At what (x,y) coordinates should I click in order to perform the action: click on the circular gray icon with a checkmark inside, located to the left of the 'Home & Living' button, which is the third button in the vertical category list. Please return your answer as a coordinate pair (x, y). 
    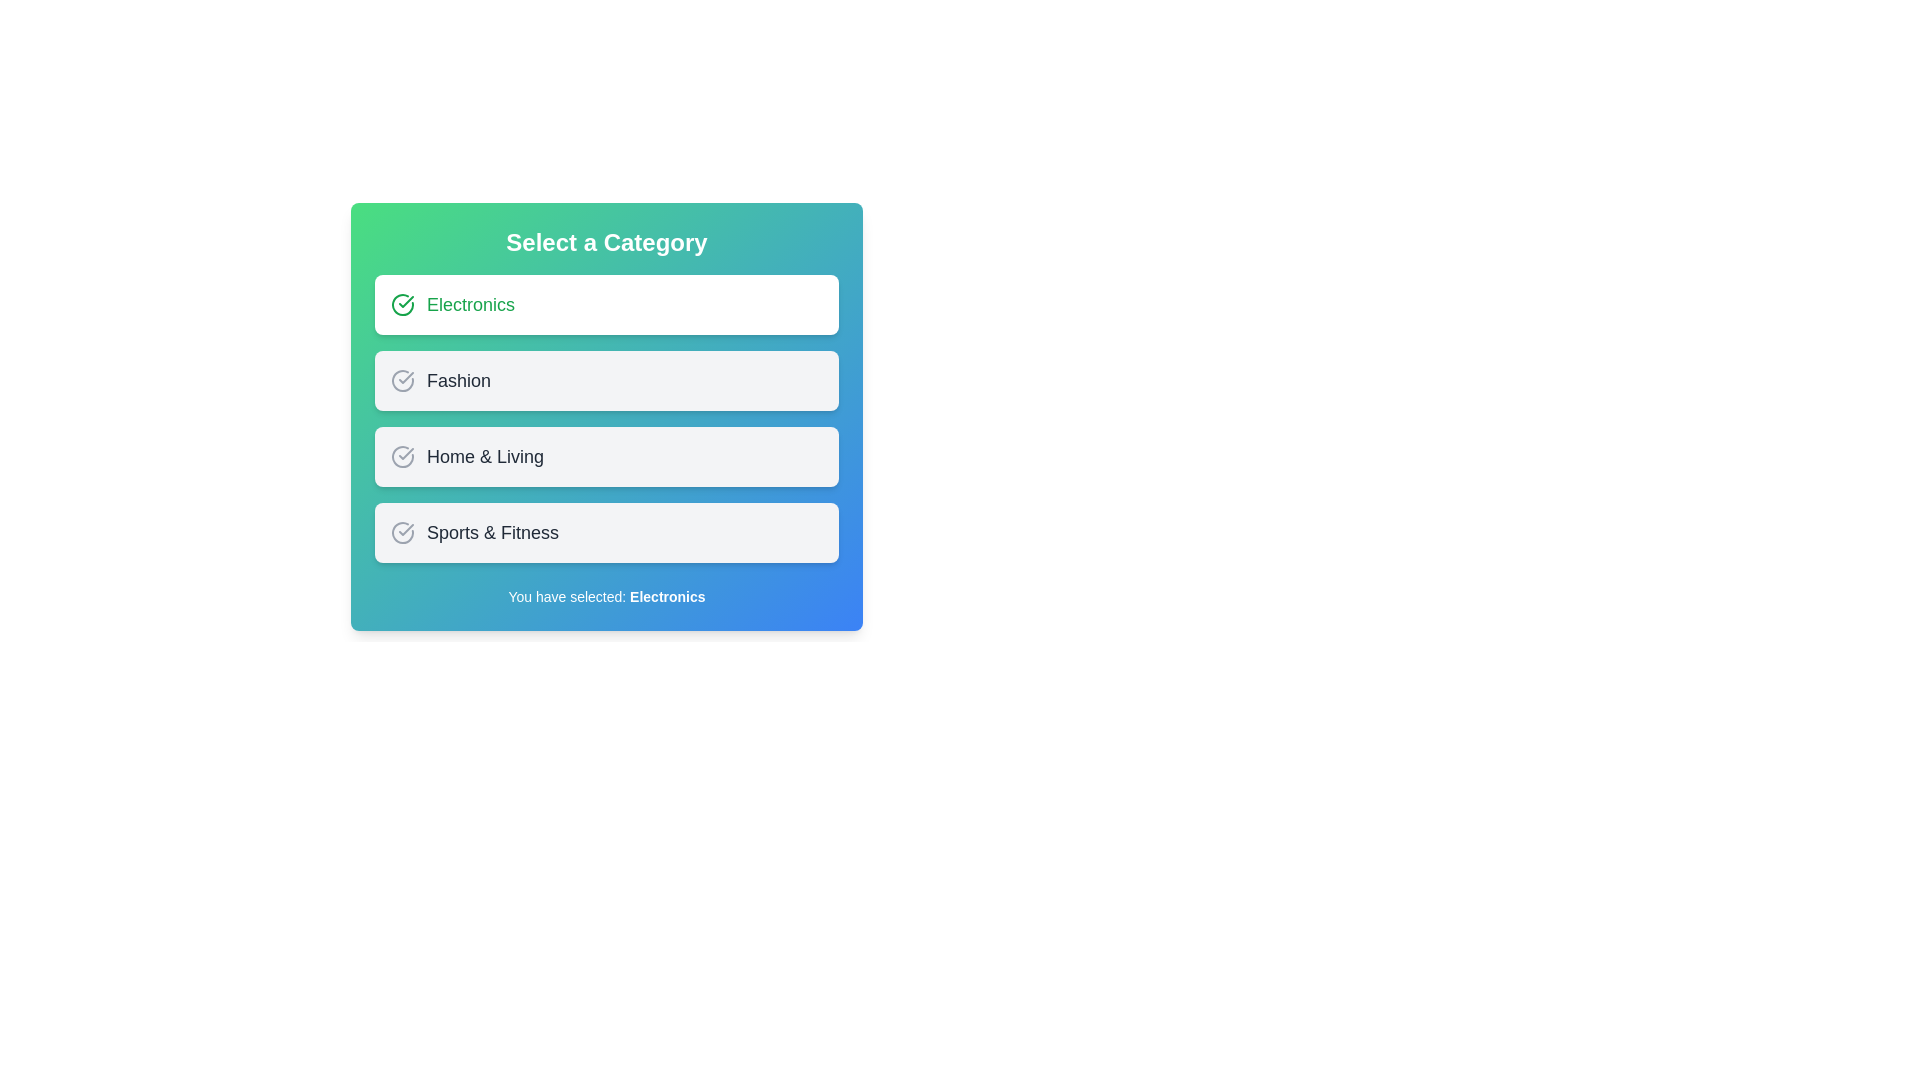
    Looking at the image, I should click on (402, 456).